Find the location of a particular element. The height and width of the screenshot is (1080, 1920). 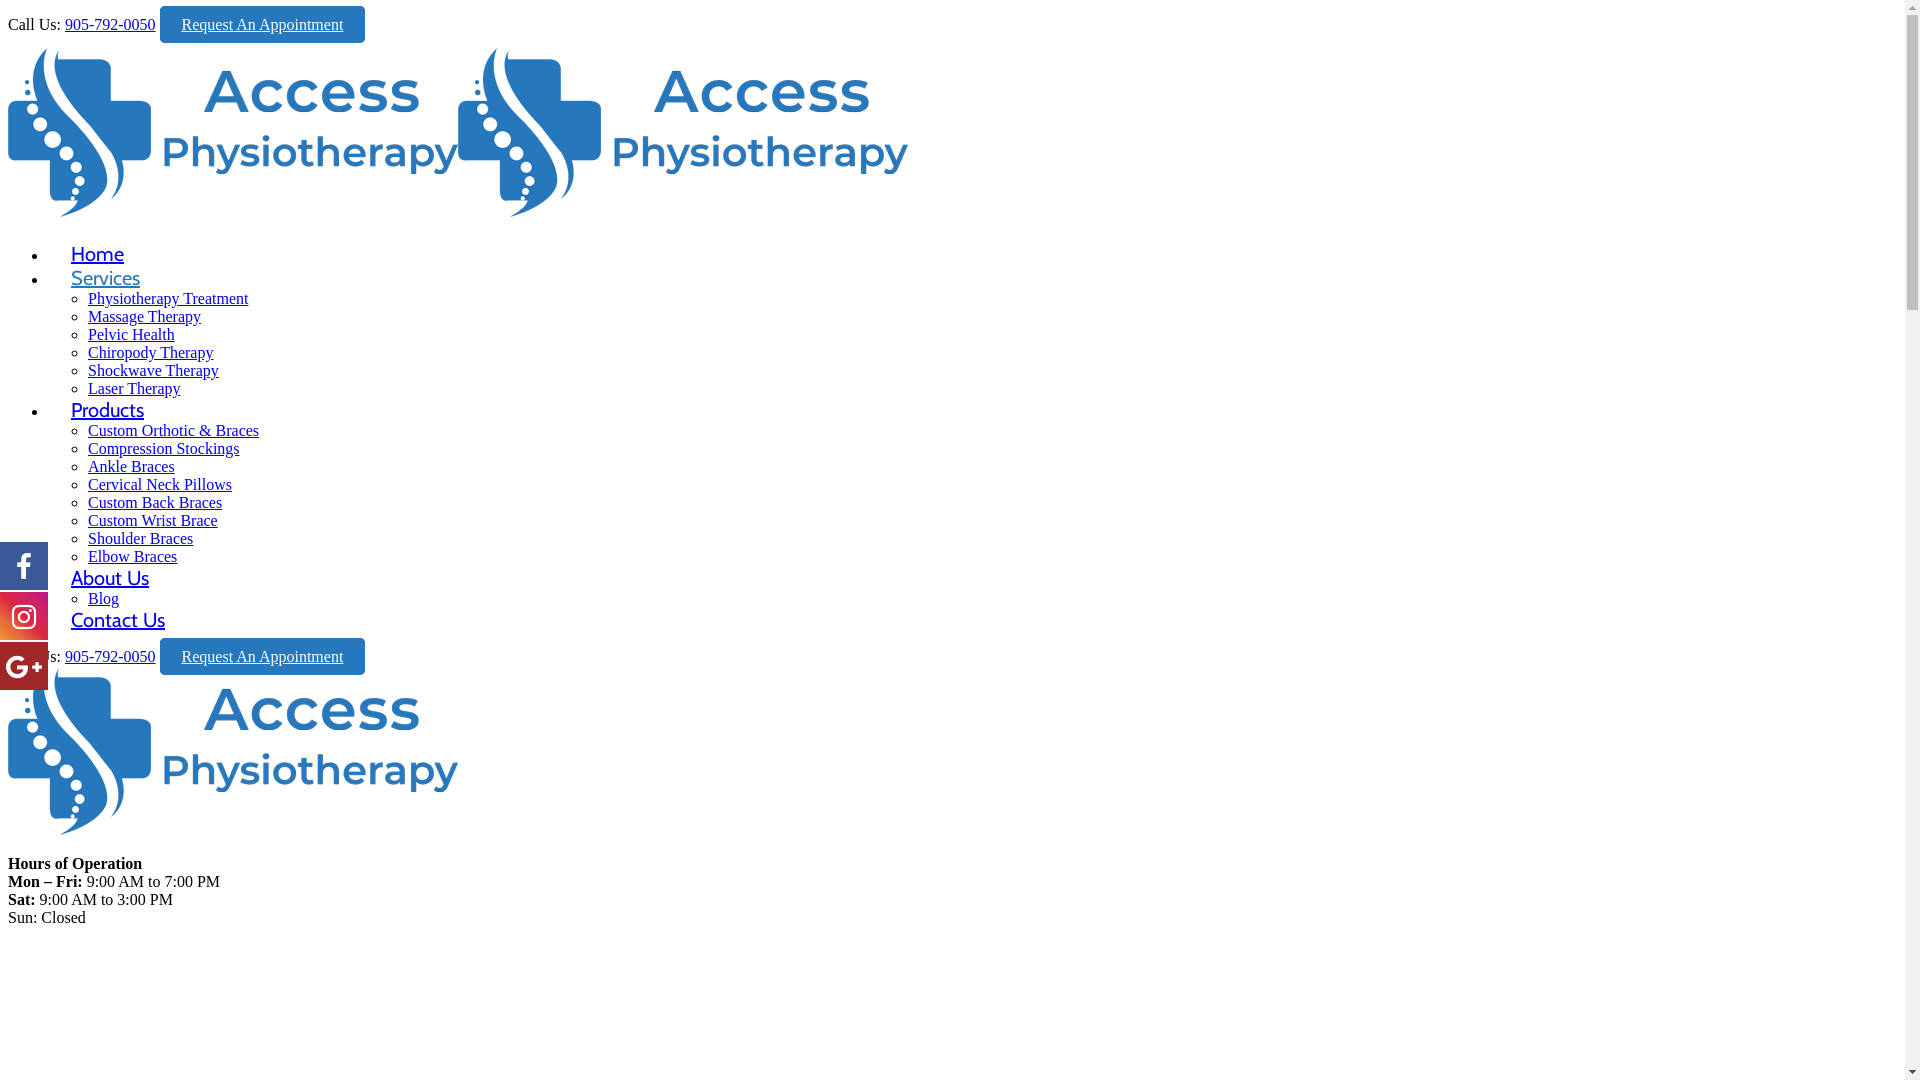

'Custom Back Braces' is located at coordinates (153, 501).